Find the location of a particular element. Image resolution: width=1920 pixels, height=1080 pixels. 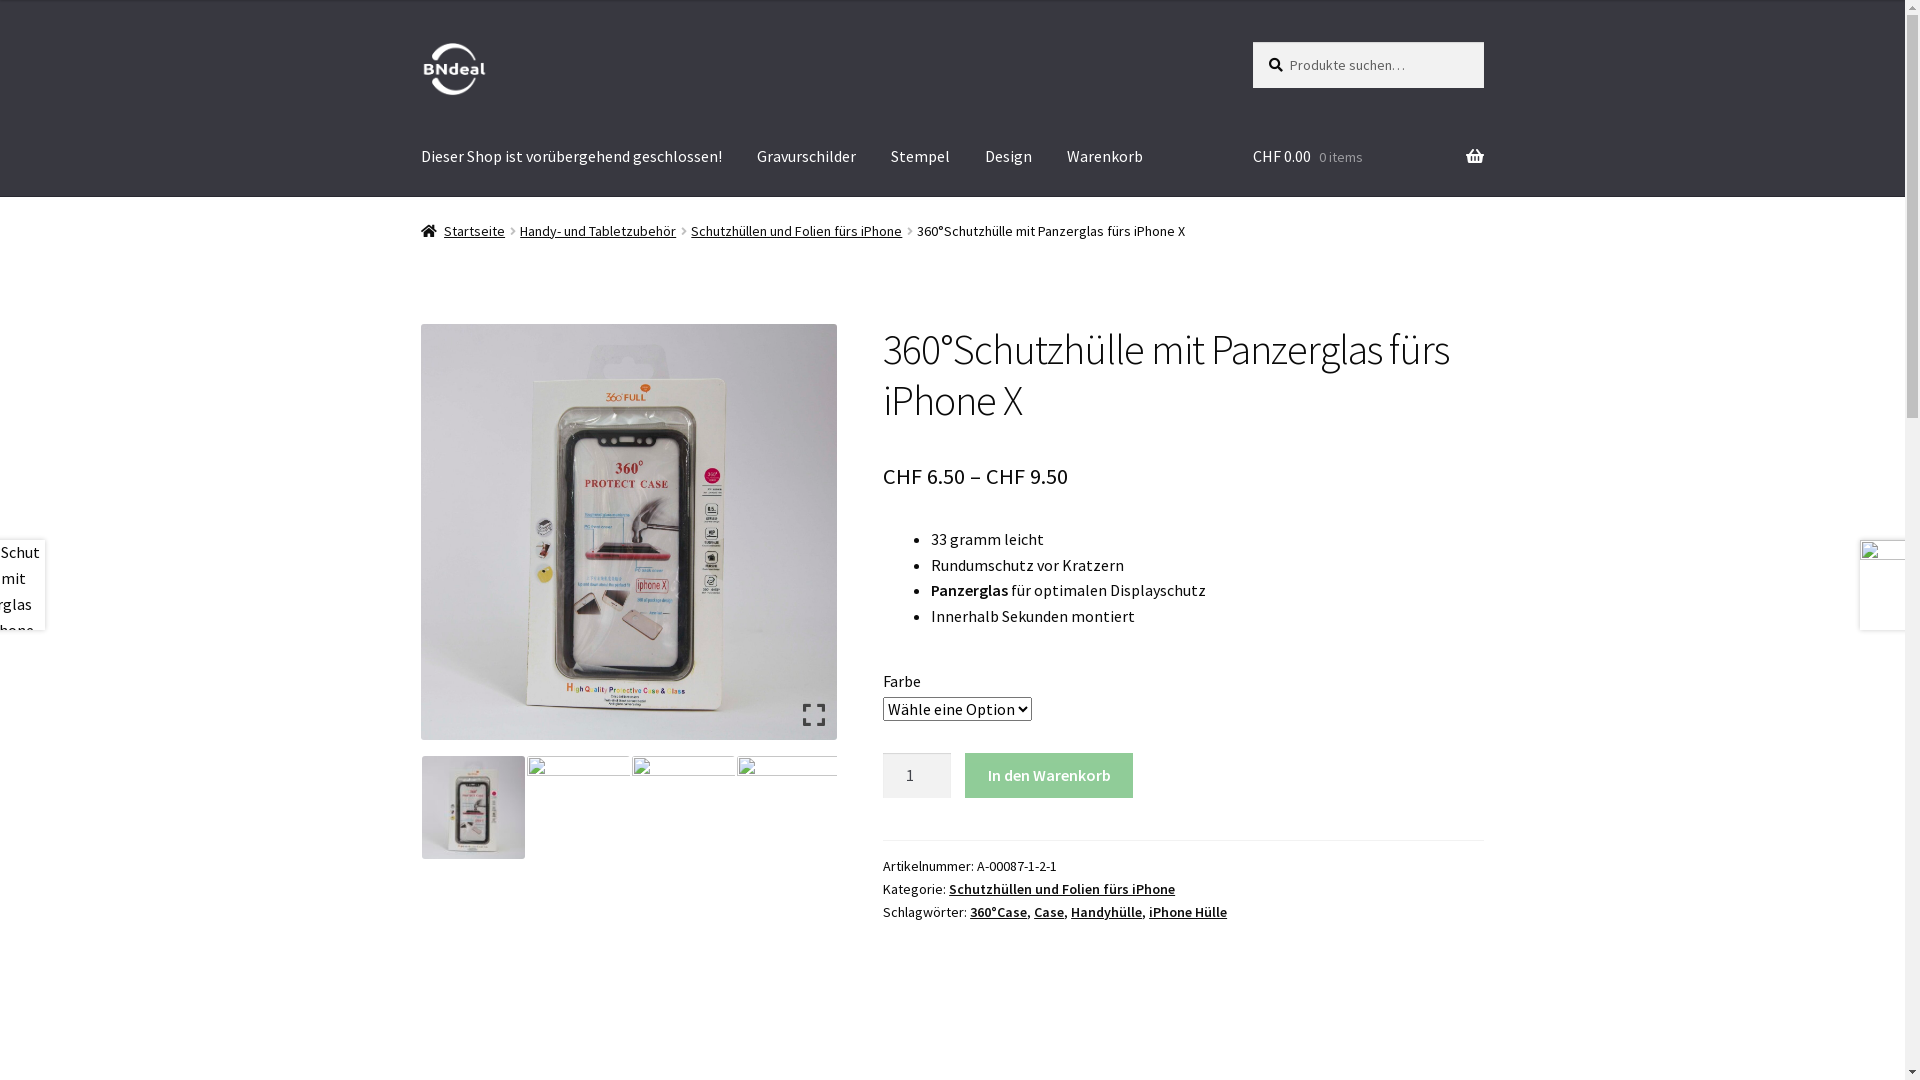

'CHF 0.00 0 items' is located at coordinates (1251, 156).